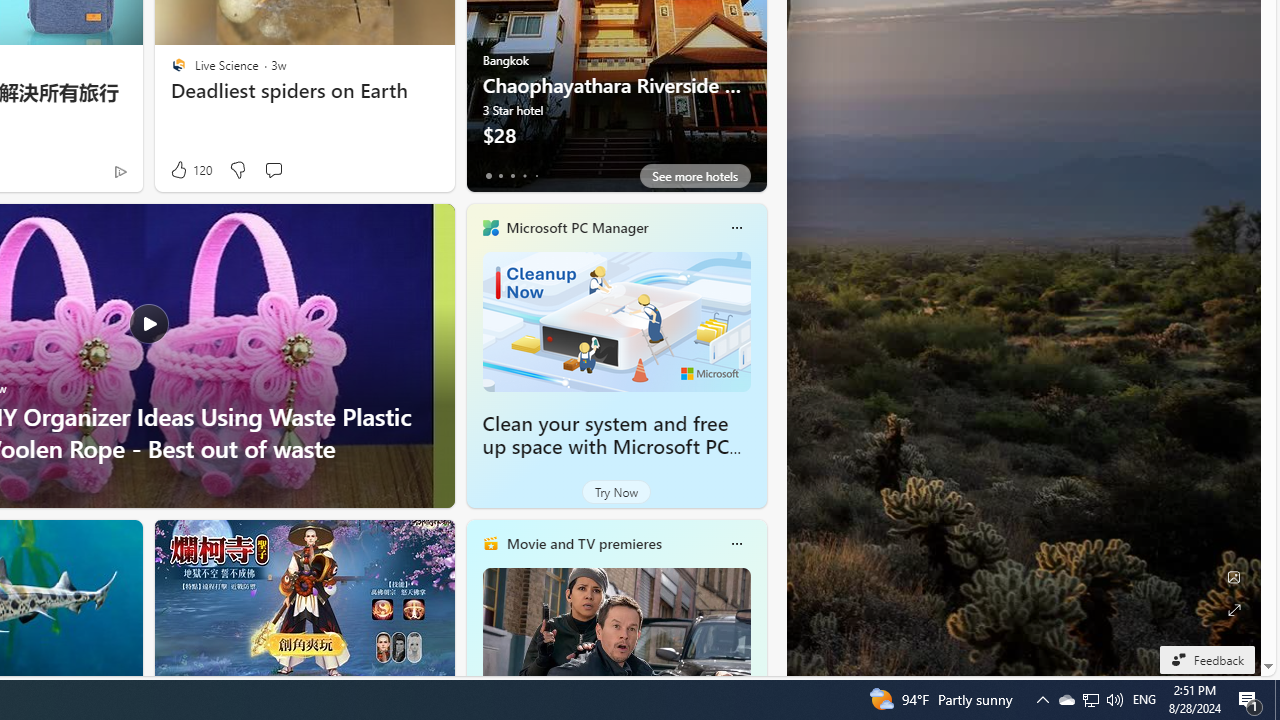  What do you see at coordinates (272, 168) in the screenshot?
I see `'Start the conversation'` at bounding box center [272, 168].